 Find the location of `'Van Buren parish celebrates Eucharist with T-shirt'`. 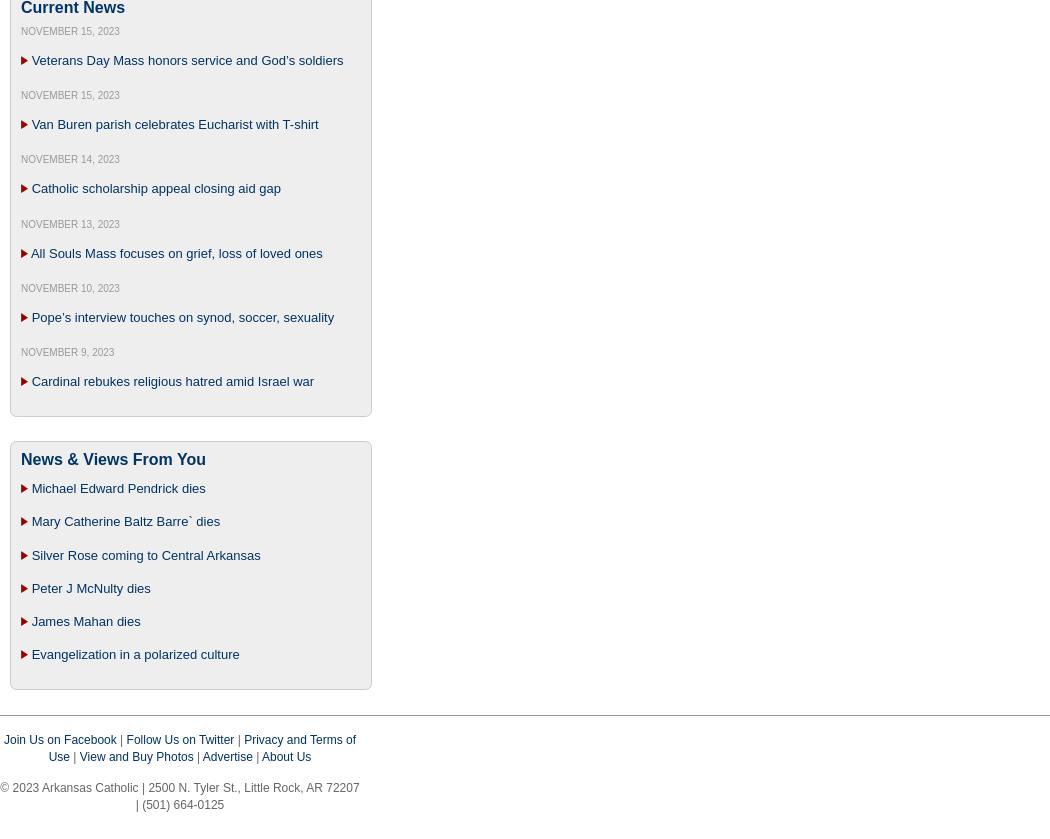

'Van Buren parish celebrates Eucharist with T-shirt' is located at coordinates (174, 124).